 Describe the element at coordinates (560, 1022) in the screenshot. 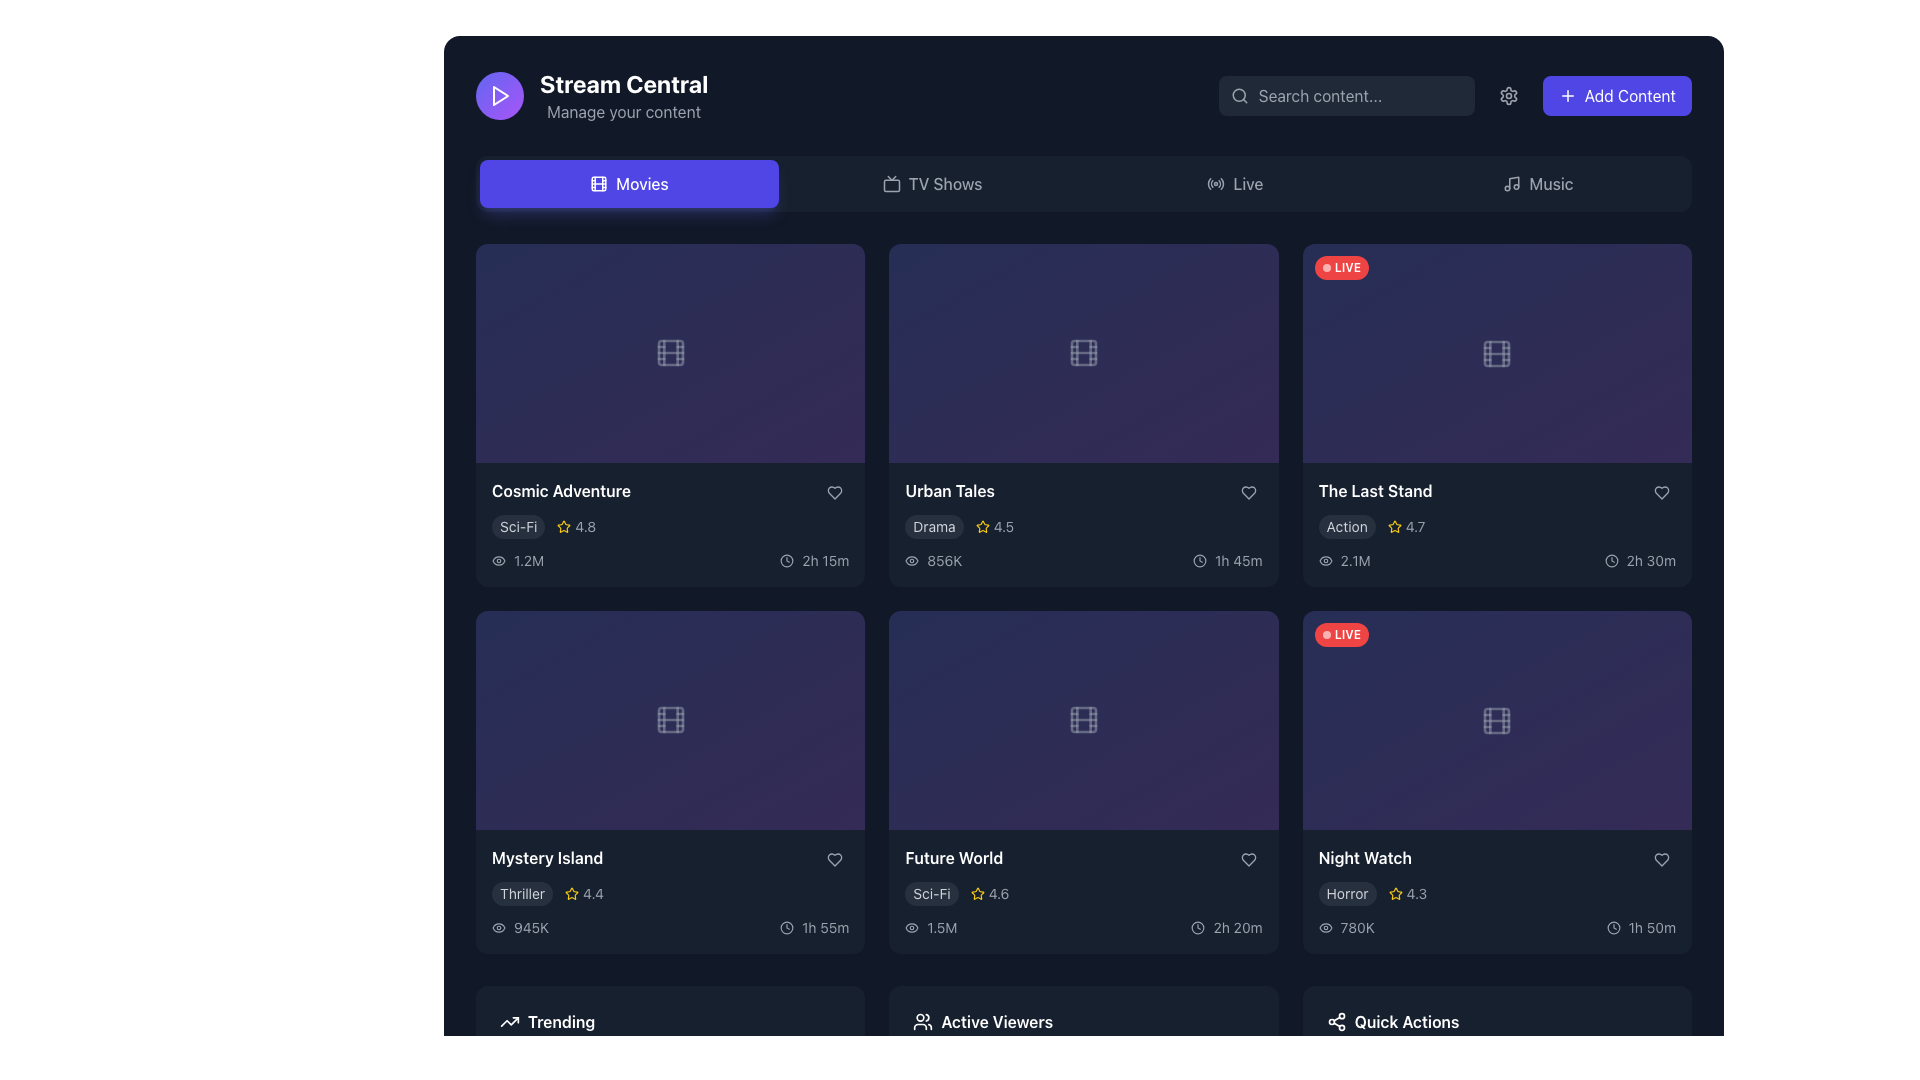

I see `the 'Trending' text label, which categorizes a section indicating its popularity, located at the bottom-left corner of the interface` at that location.